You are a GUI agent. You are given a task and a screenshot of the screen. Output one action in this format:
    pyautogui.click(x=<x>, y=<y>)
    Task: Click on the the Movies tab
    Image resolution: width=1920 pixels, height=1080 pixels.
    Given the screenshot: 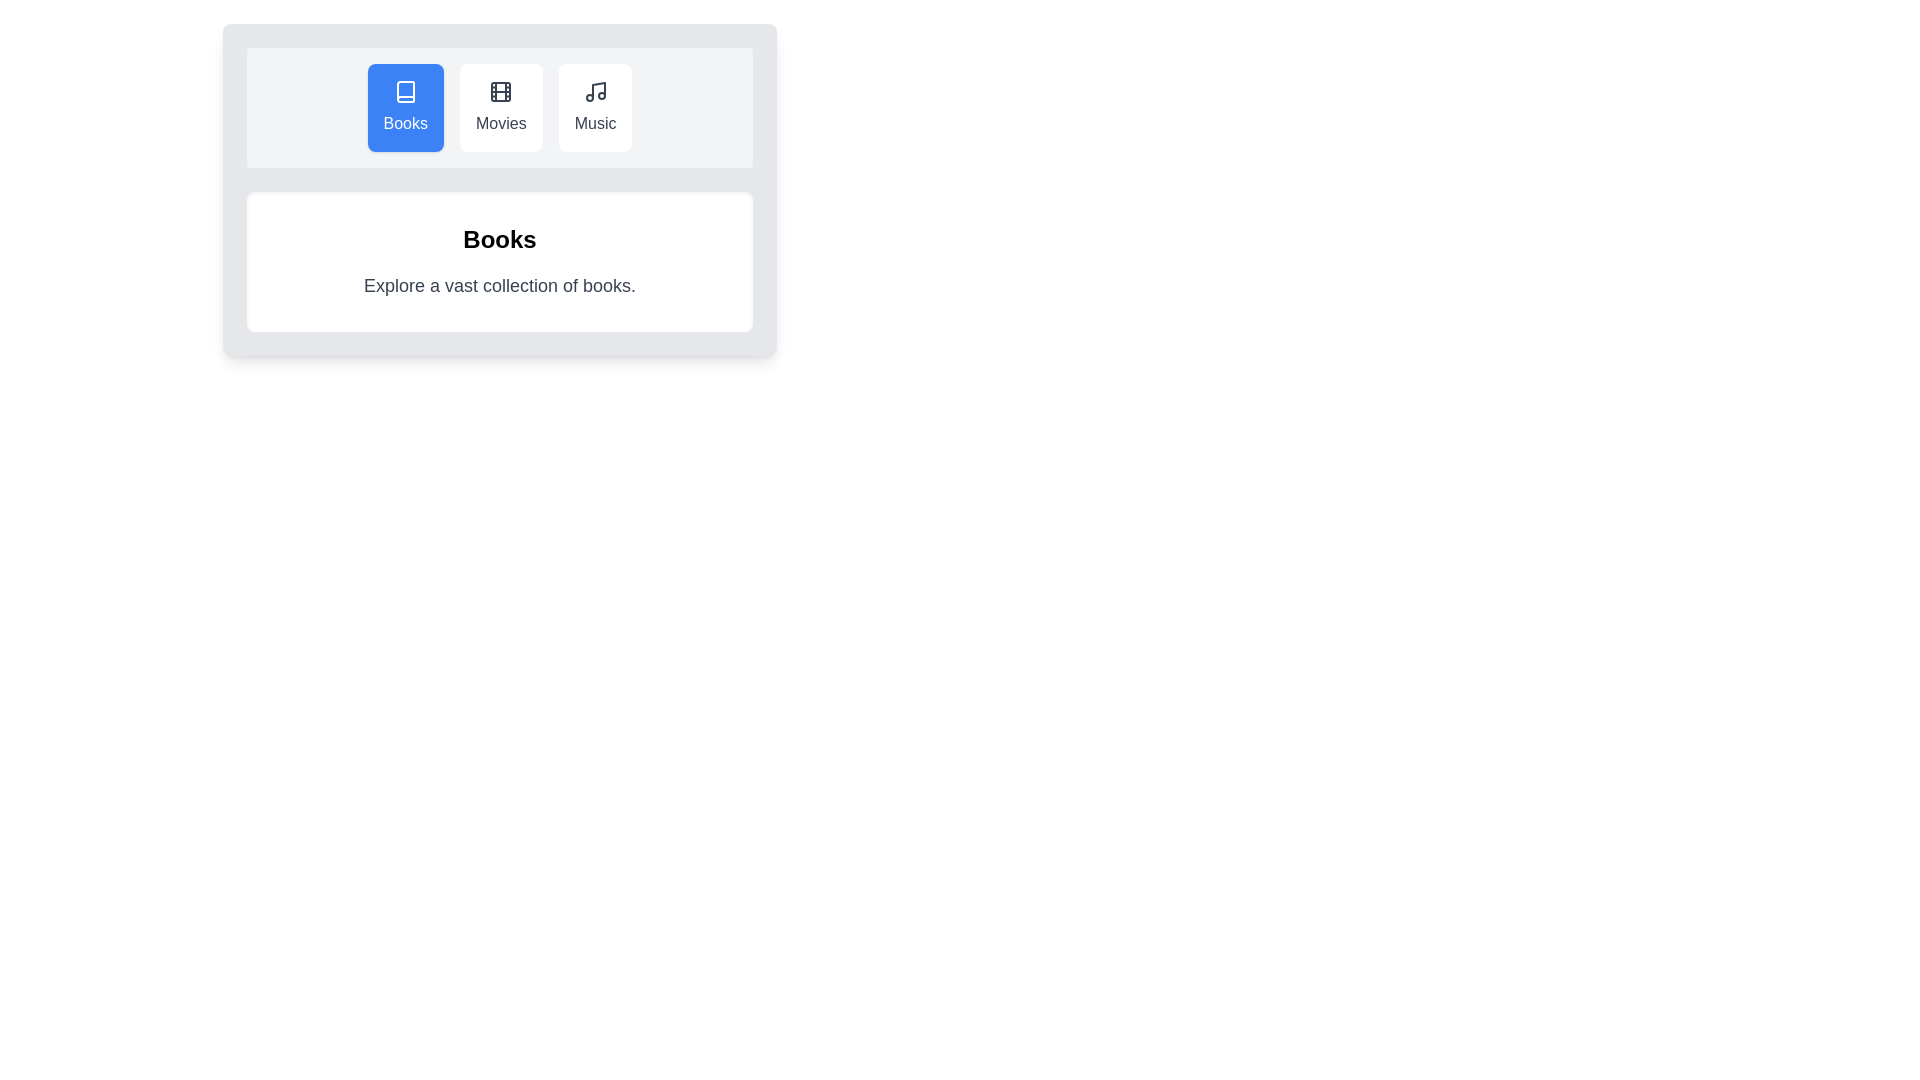 What is the action you would take?
    pyautogui.click(x=501, y=108)
    